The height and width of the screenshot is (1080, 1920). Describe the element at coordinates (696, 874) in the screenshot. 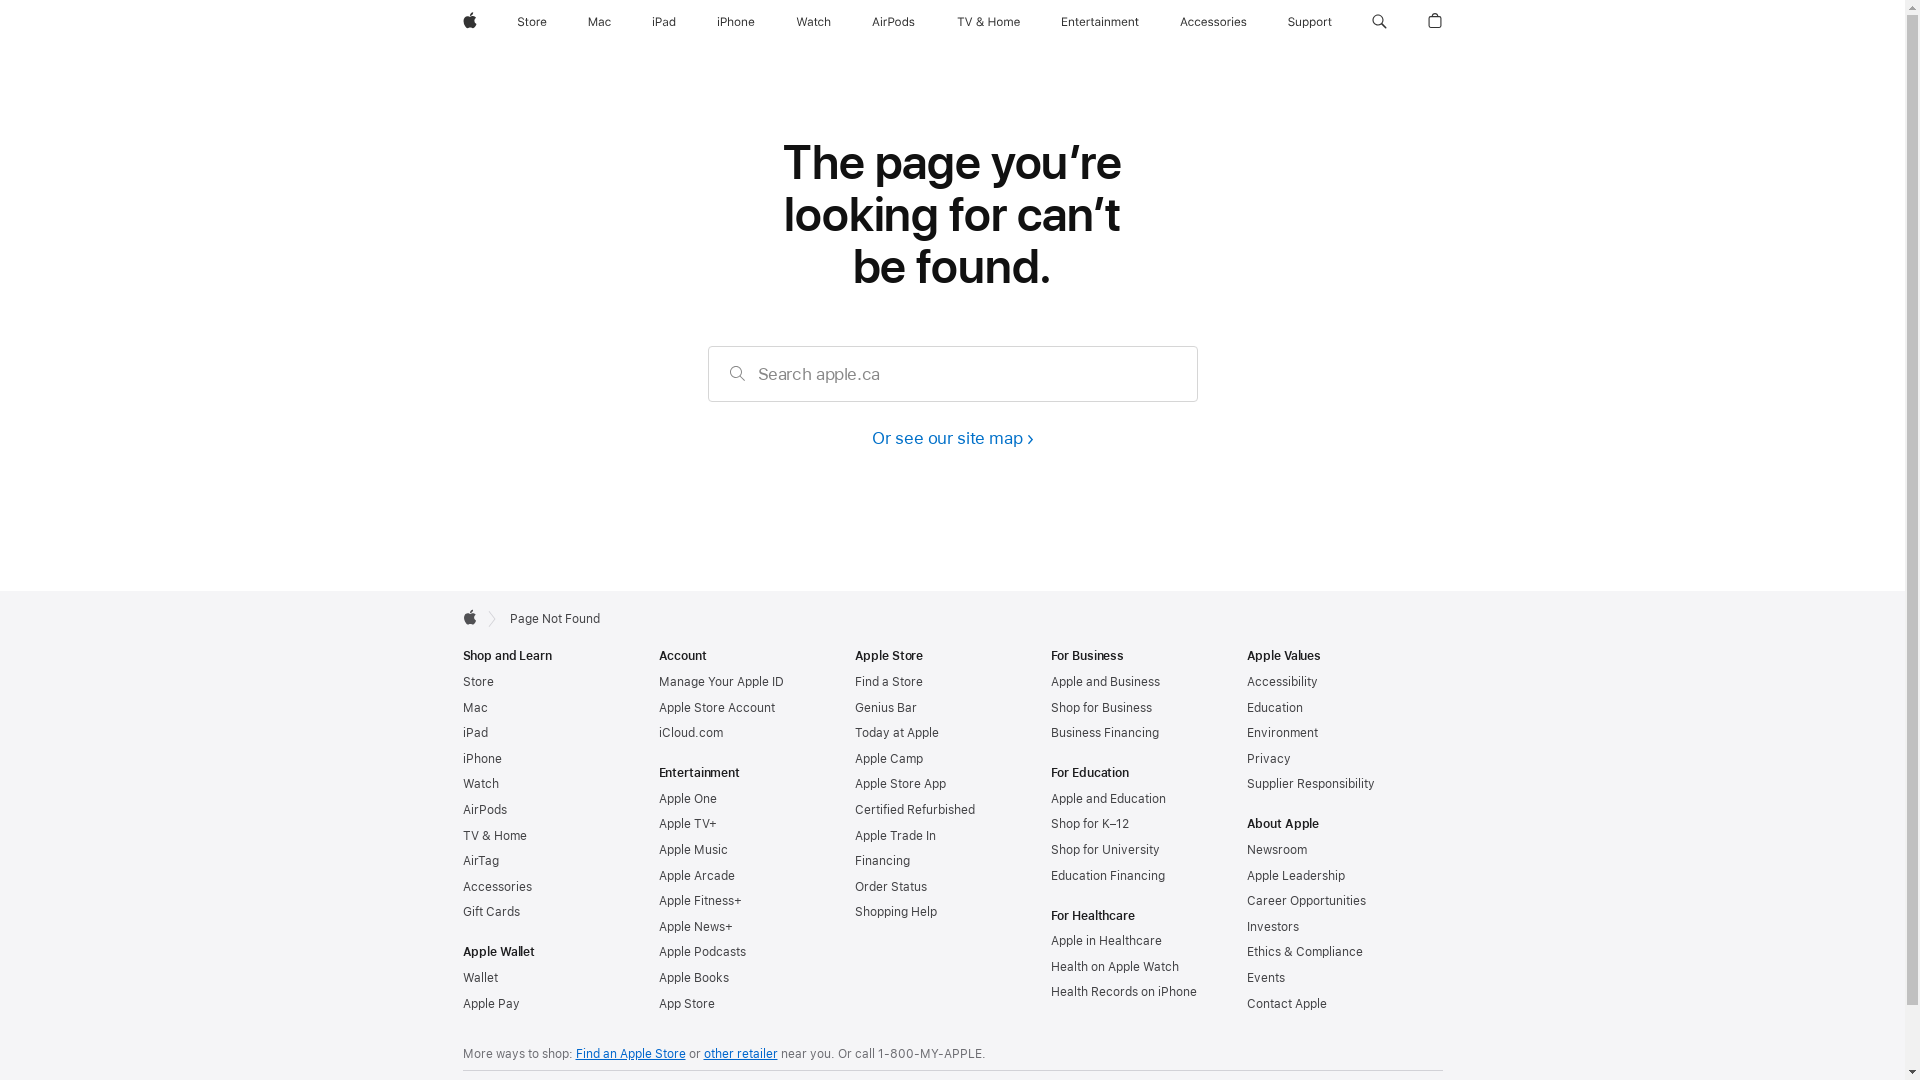

I see `'Apple Arcade'` at that location.